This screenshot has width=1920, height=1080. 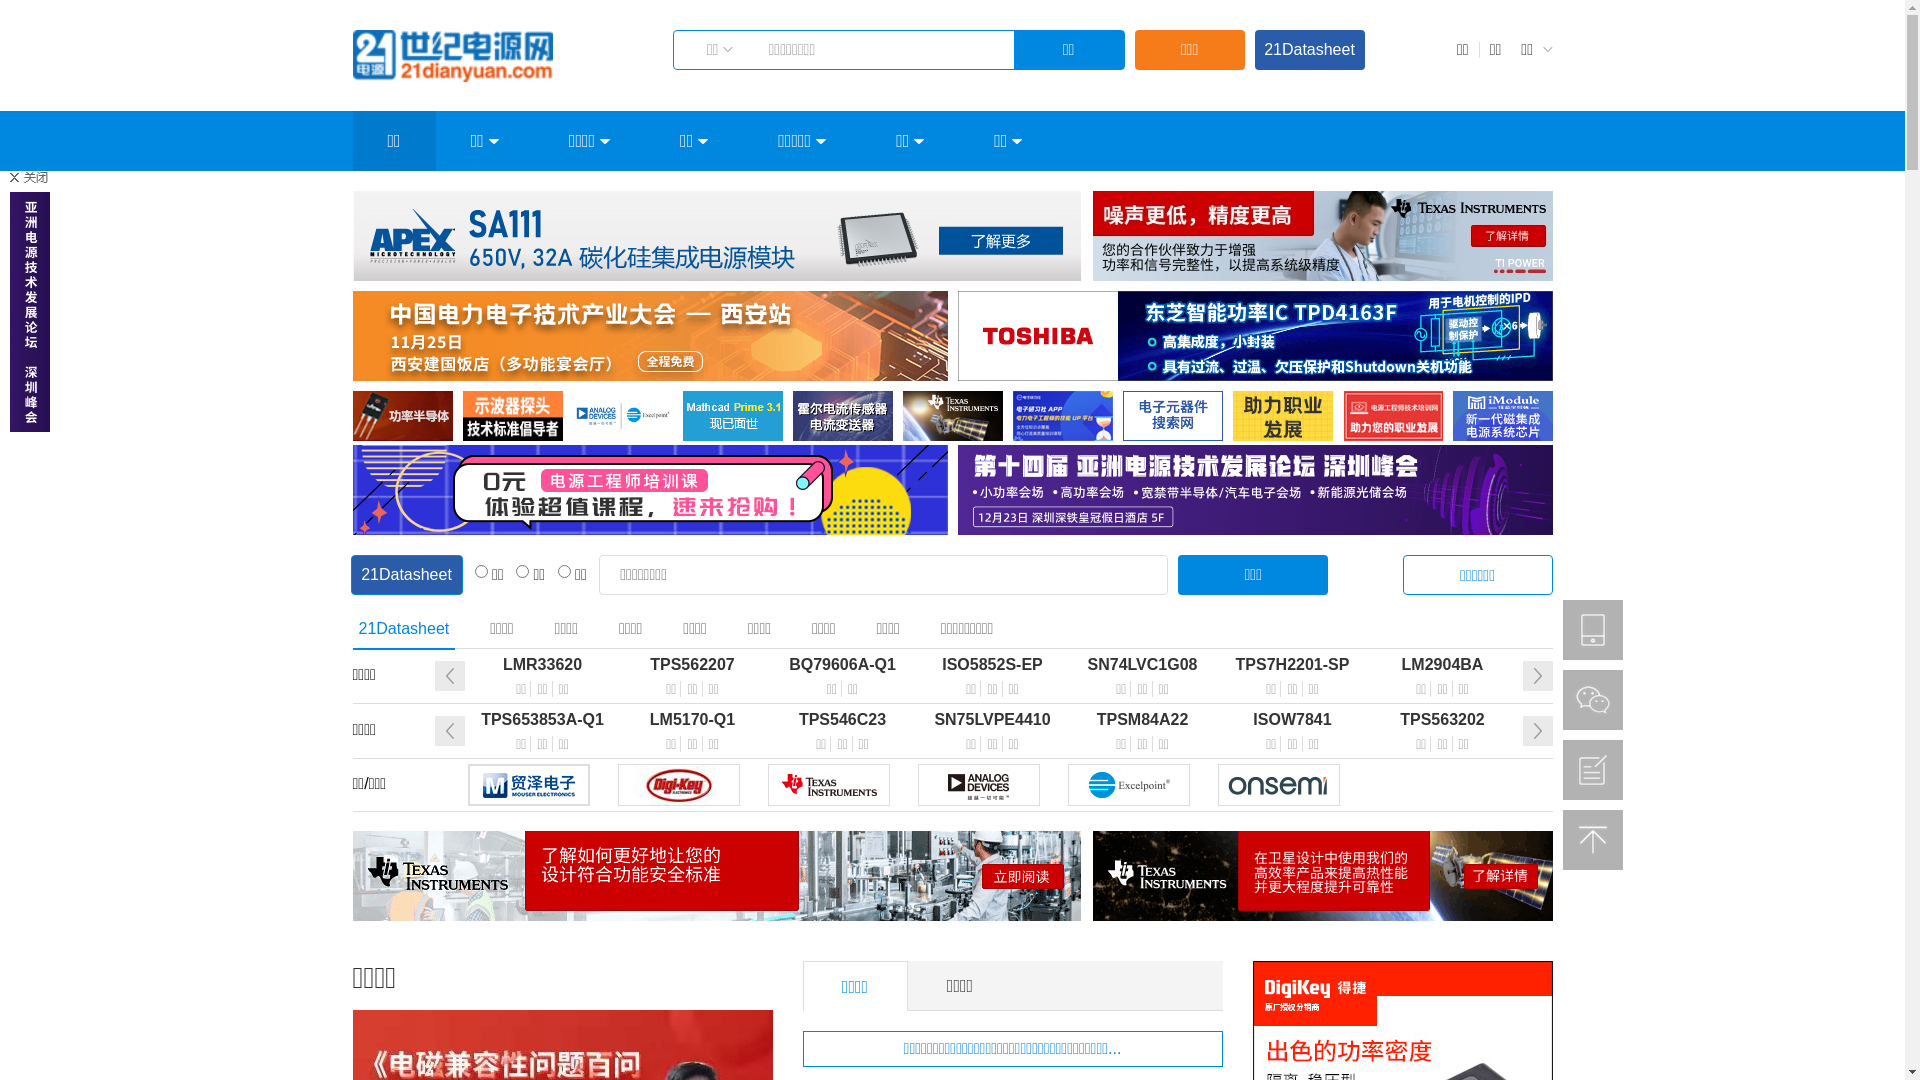 I want to click on 'SN75LVPE4410', so click(x=993, y=720).